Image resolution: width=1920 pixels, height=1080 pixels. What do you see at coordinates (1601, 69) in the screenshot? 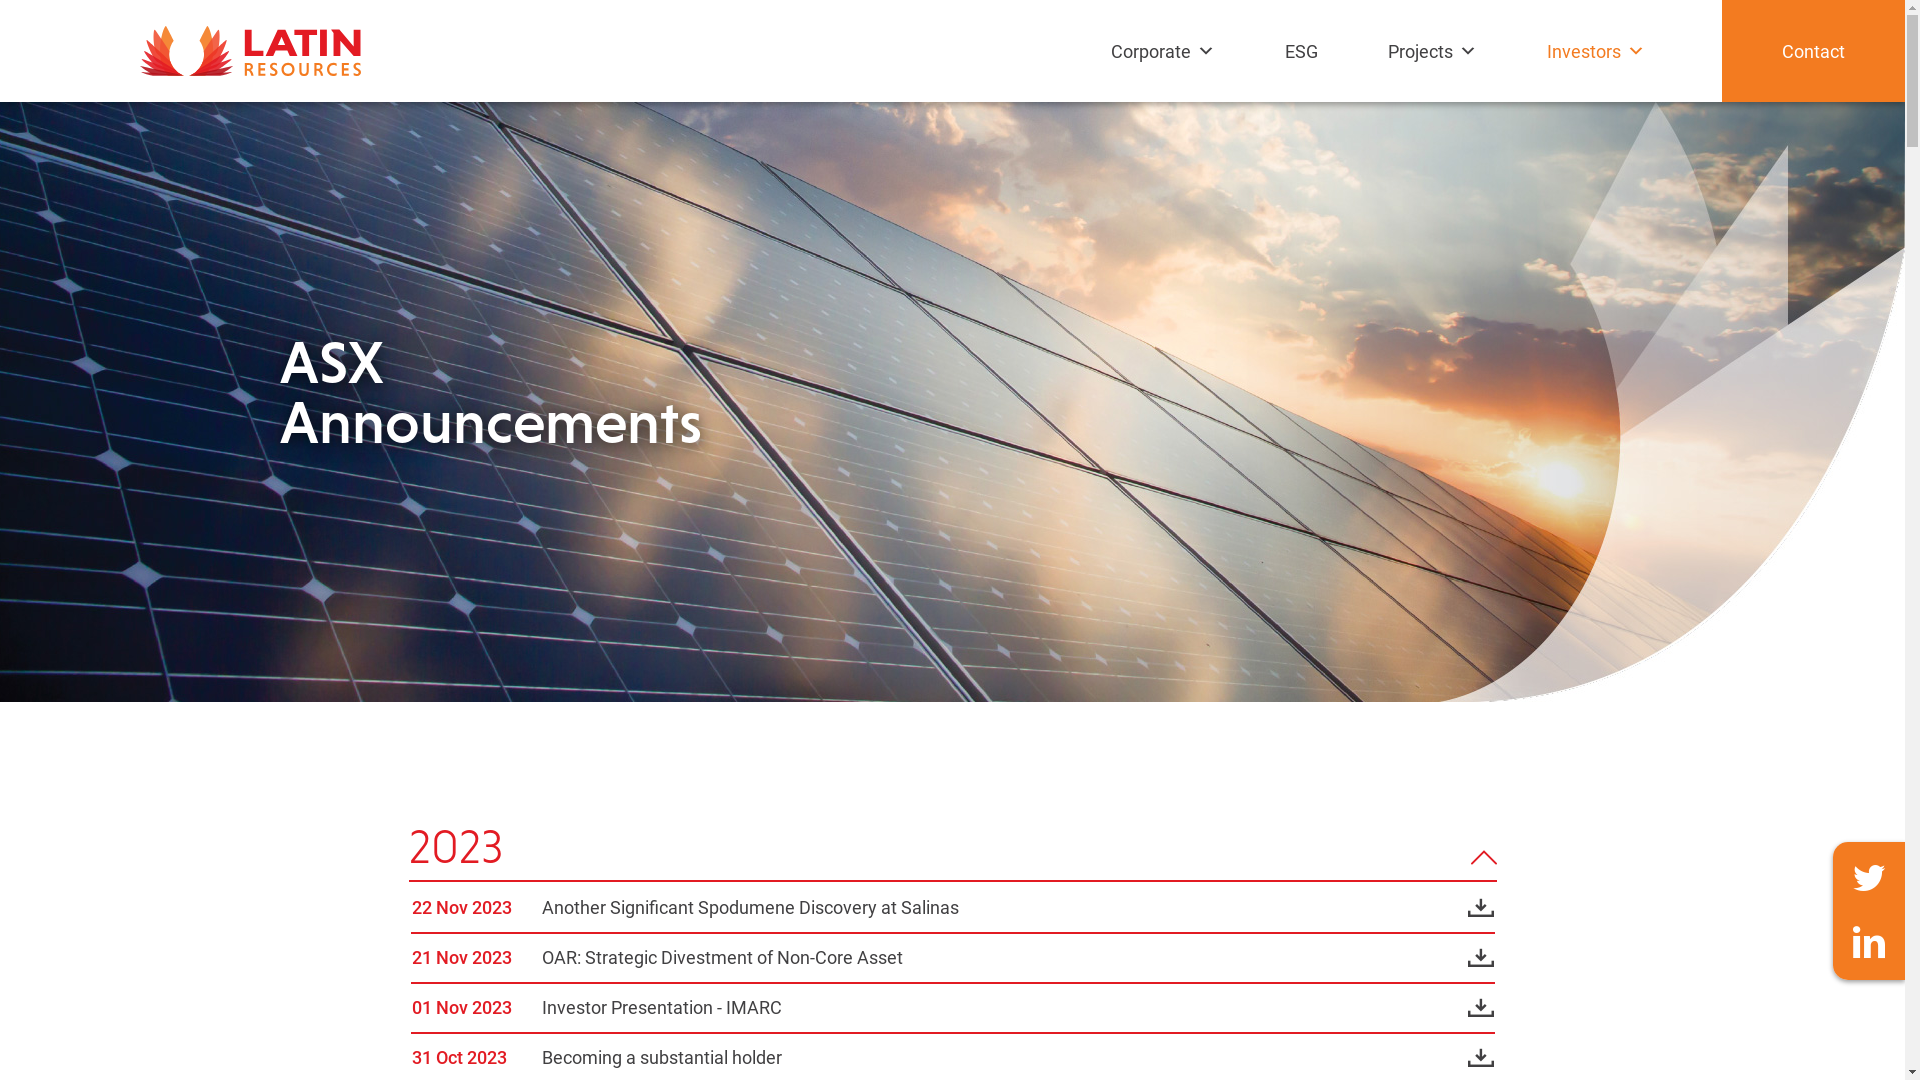
I see `'Investors'` at bounding box center [1601, 69].